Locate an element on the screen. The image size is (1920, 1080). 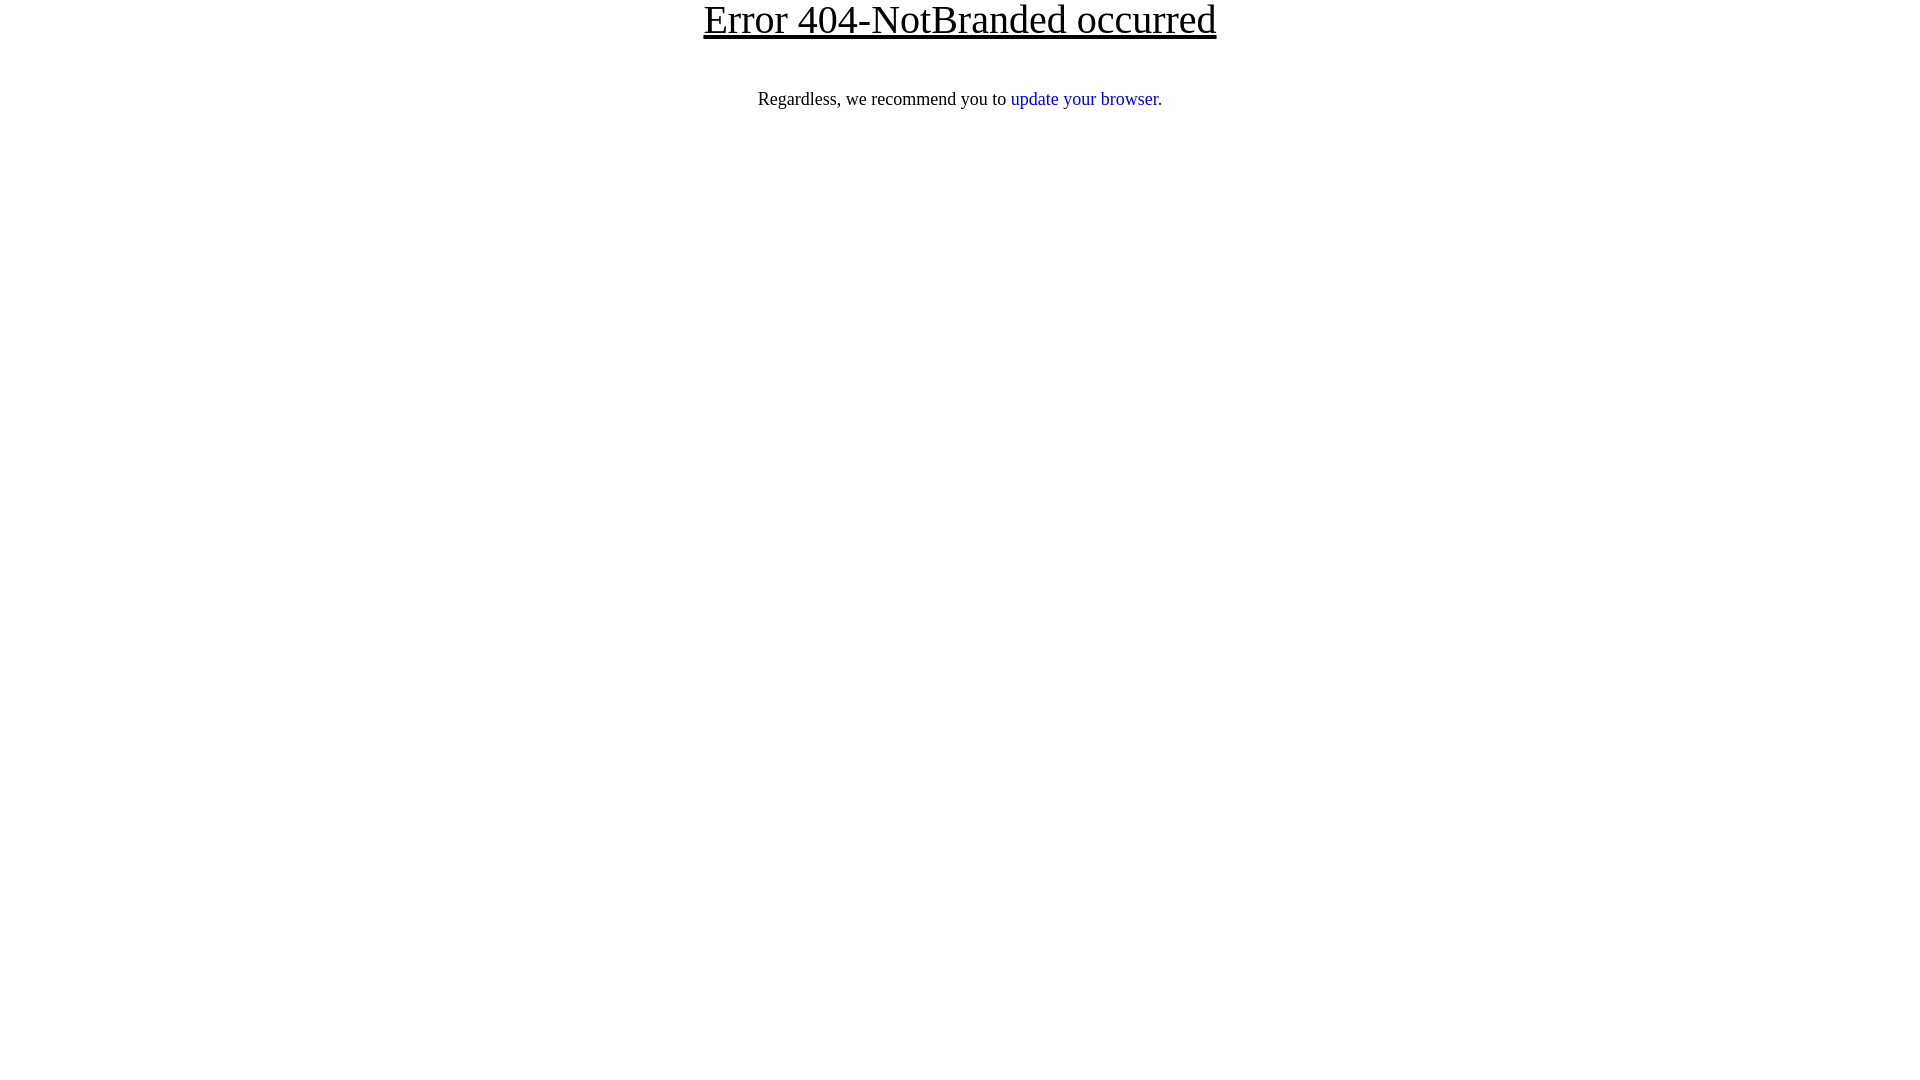
'update your browser.' is located at coordinates (1011, 99).